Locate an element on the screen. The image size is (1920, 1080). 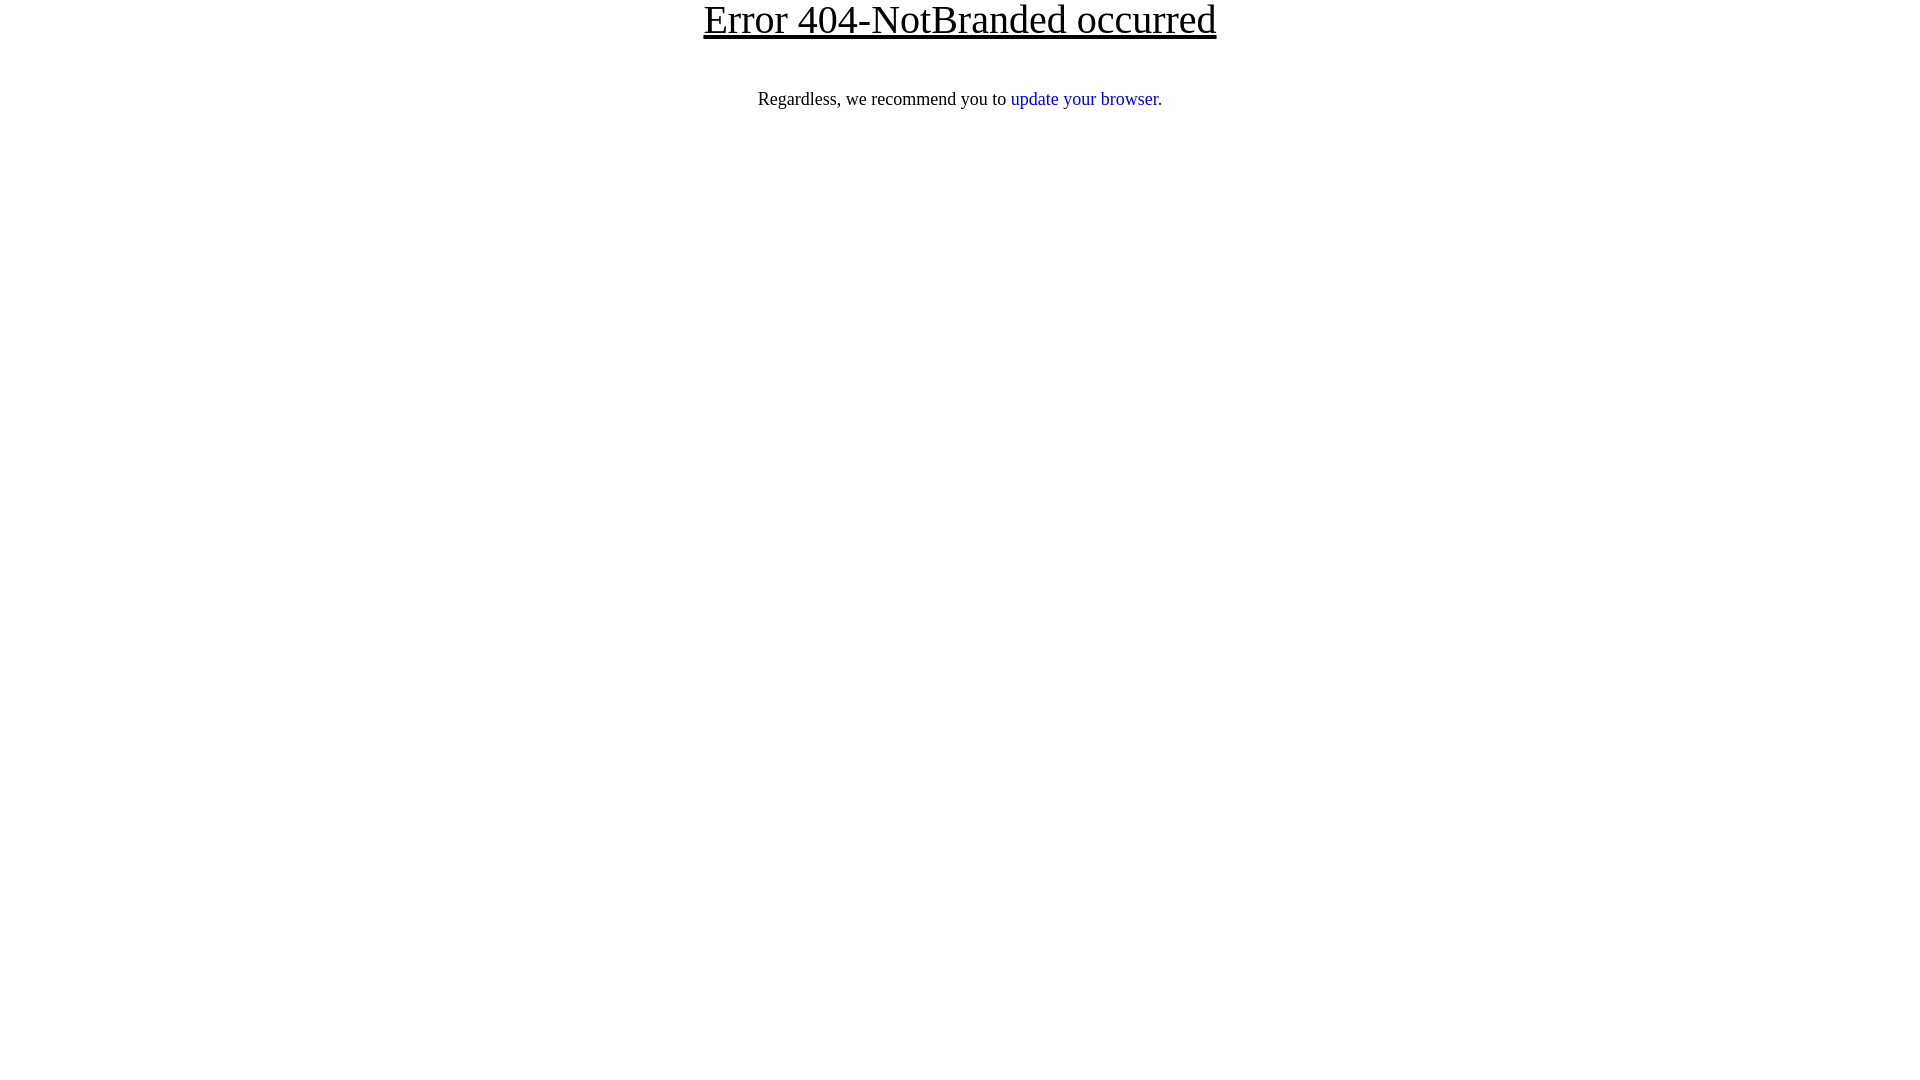
'update your browser.' is located at coordinates (1011, 99).